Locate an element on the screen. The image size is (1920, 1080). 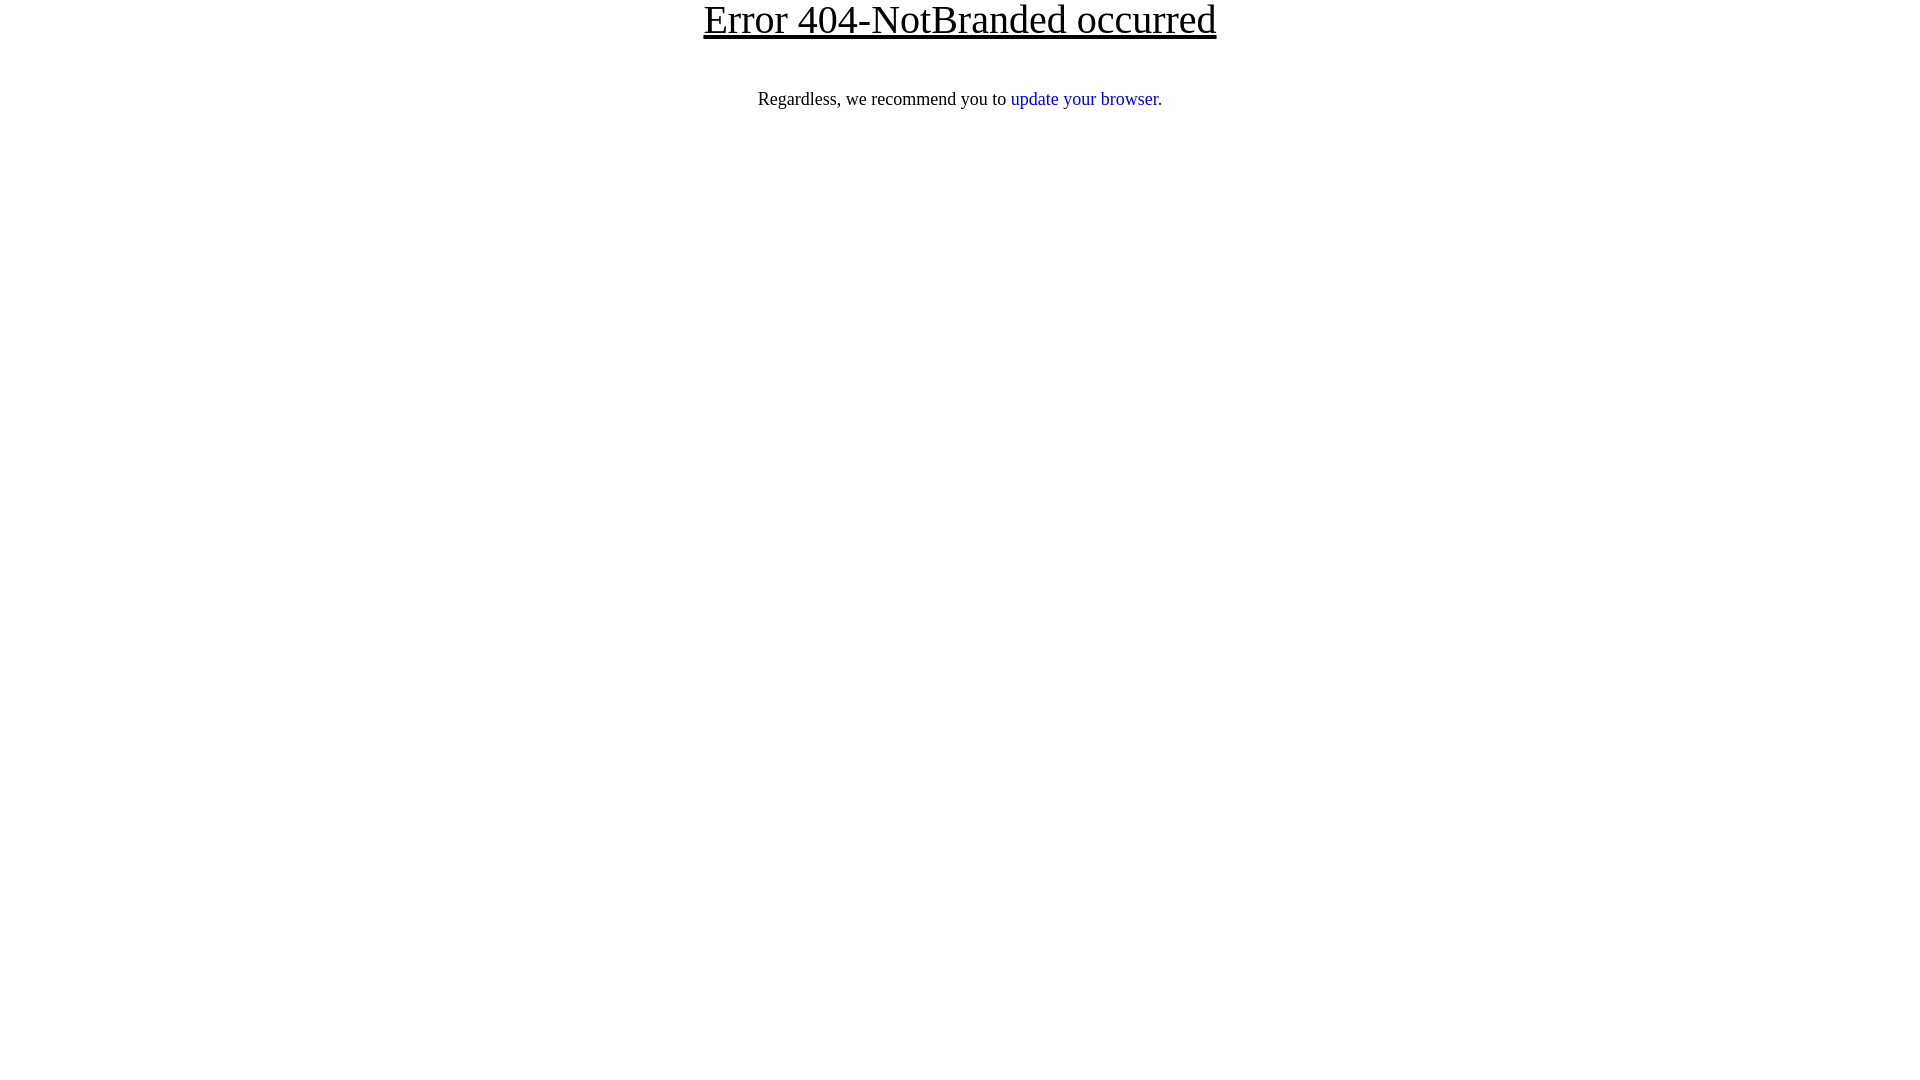
'update your browser.' is located at coordinates (1011, 99).